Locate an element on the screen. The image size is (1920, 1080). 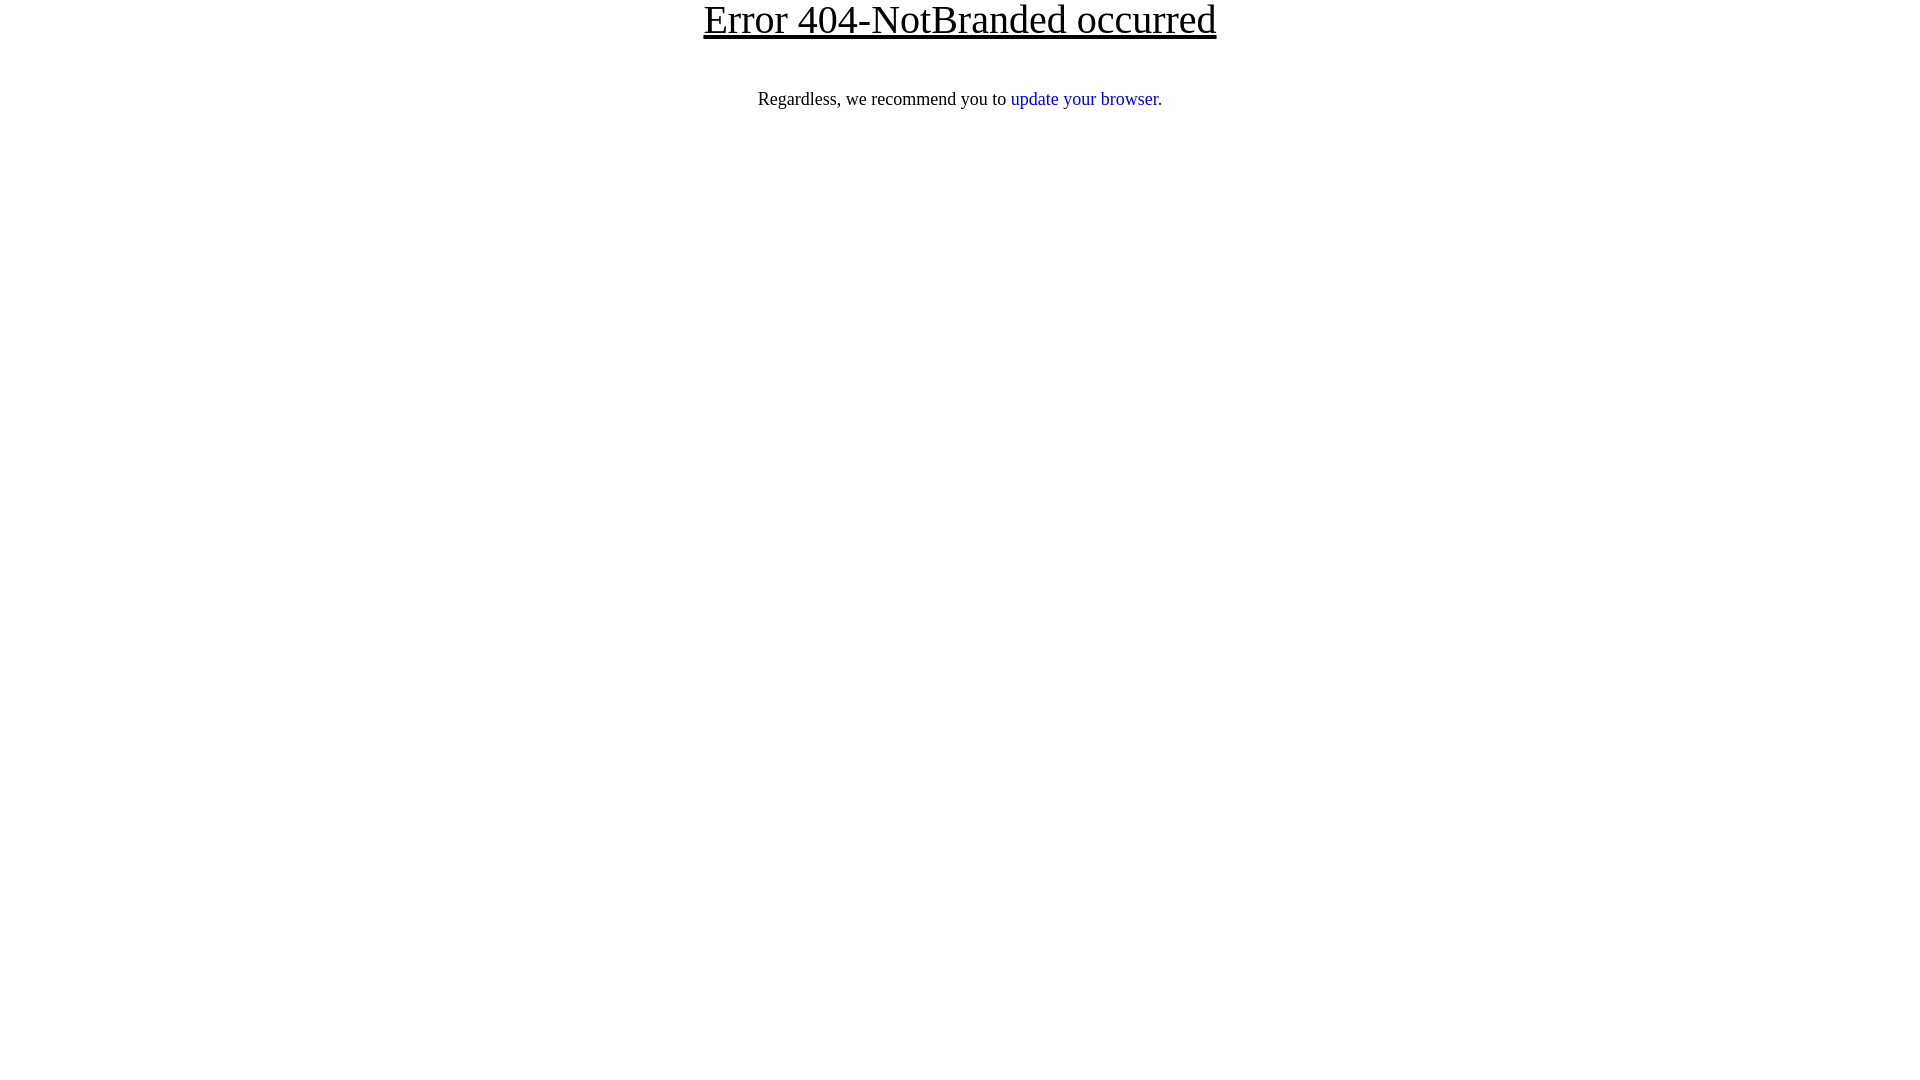
'update your browser.' is located at coordinates (1011, 99).